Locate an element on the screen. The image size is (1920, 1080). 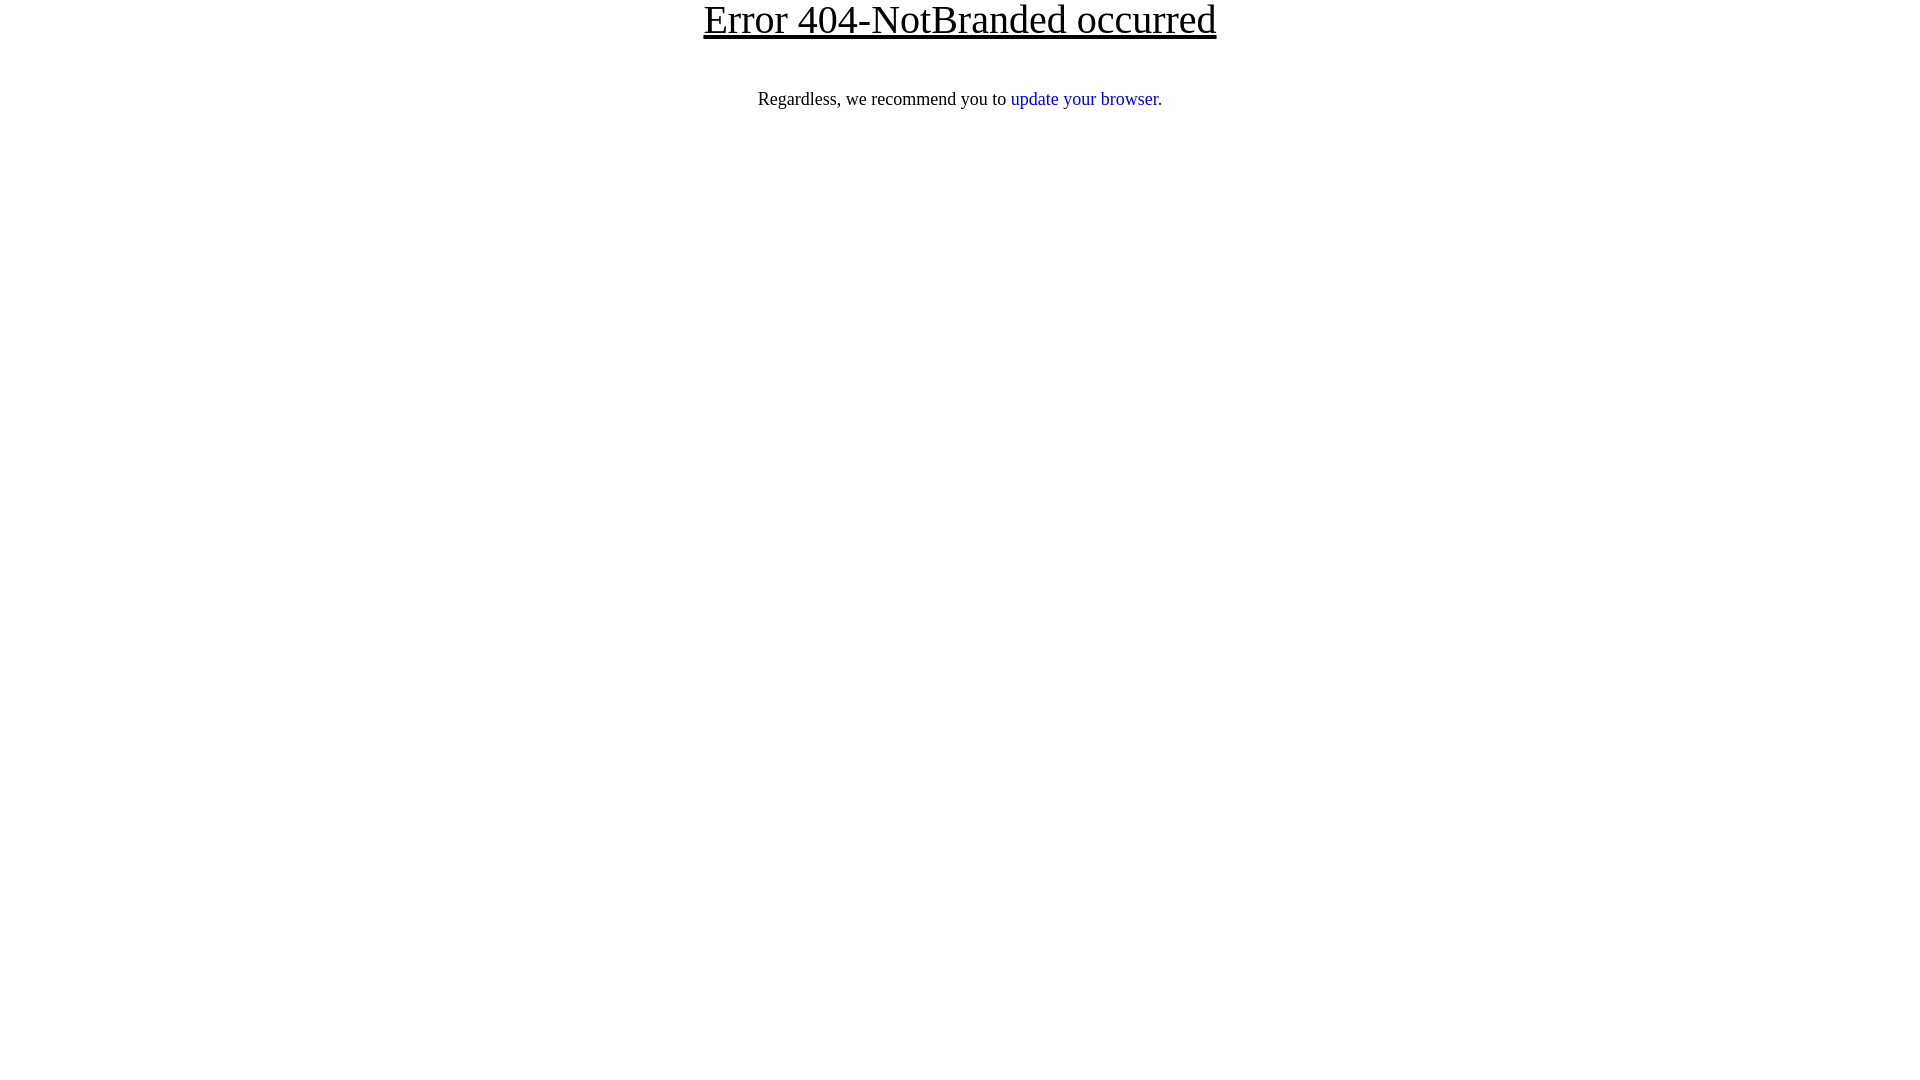
'update your browser.' is located at coordinates (1011, 99).